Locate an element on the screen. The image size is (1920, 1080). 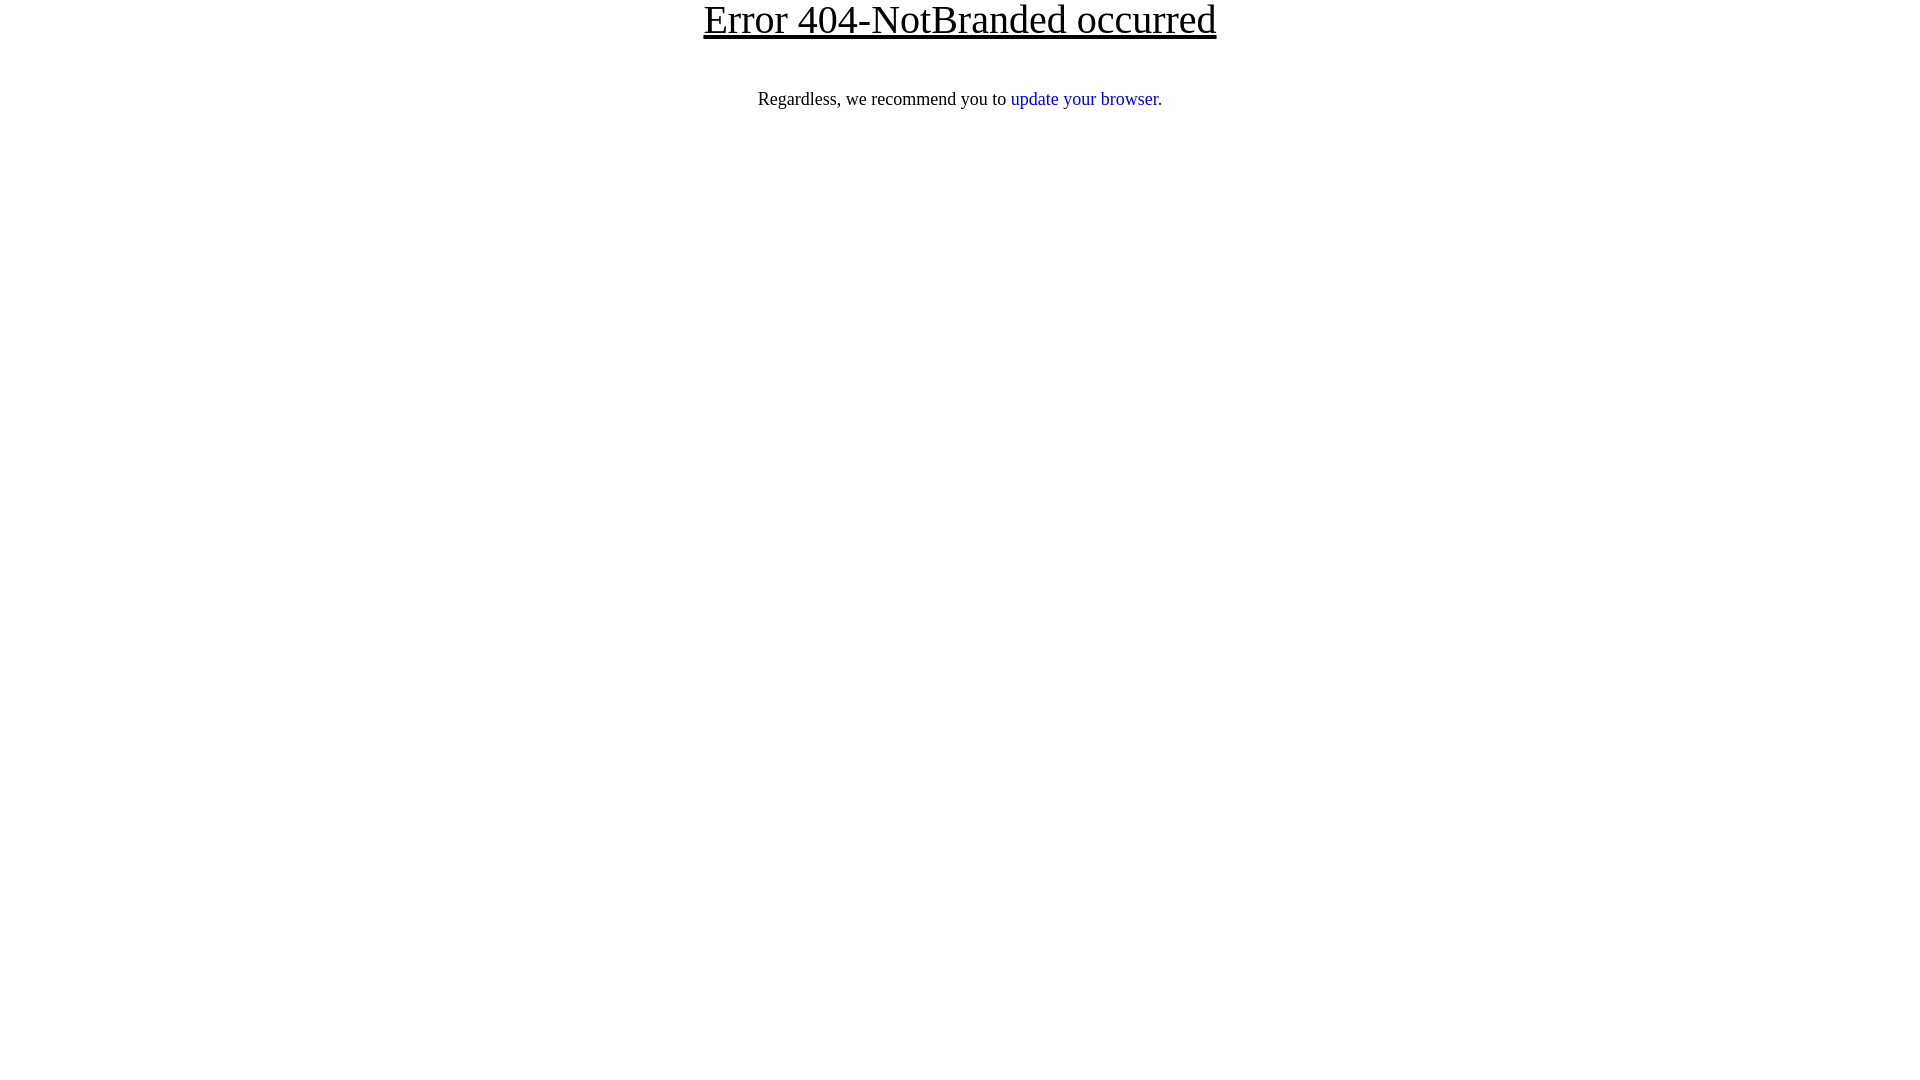
'update your browser.' is located at coordinates (1011, 99).